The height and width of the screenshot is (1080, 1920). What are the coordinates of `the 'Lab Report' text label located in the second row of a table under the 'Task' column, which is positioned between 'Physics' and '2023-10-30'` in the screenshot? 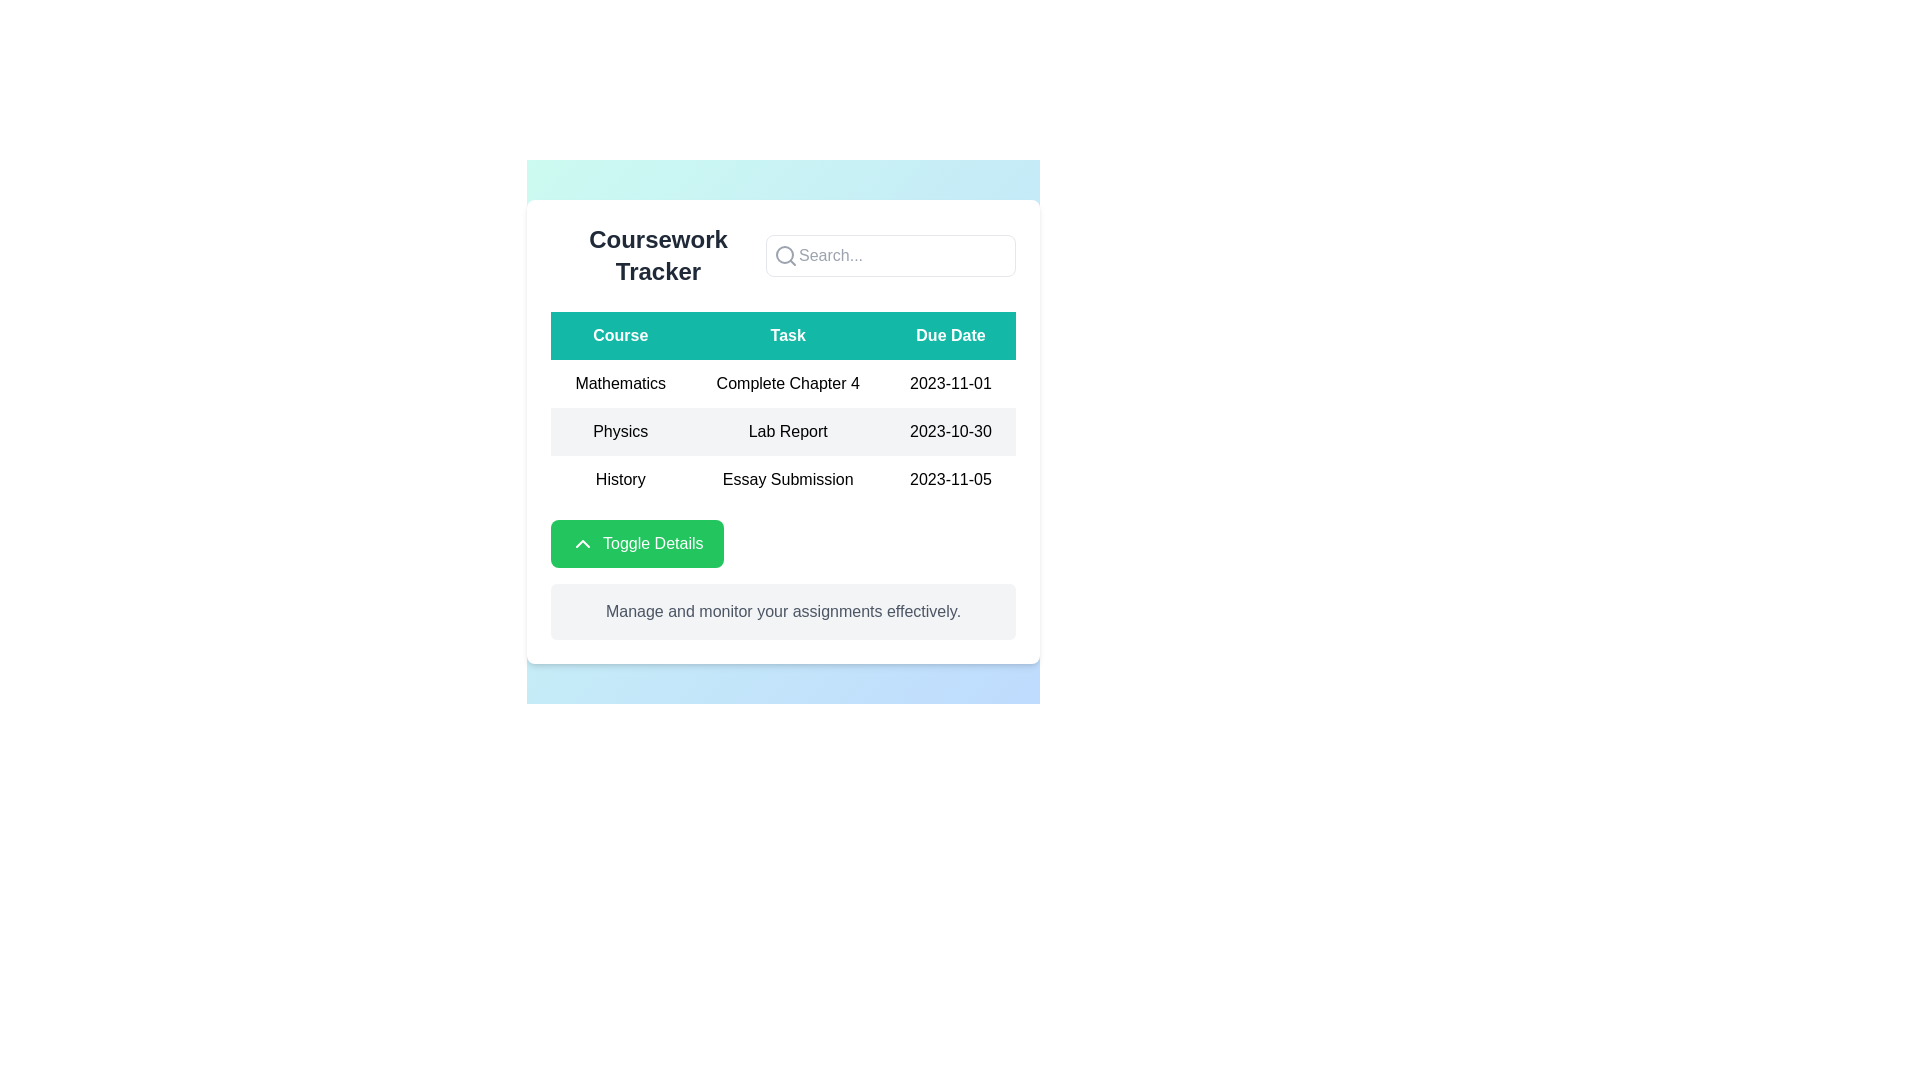 It's located at (787, 431).